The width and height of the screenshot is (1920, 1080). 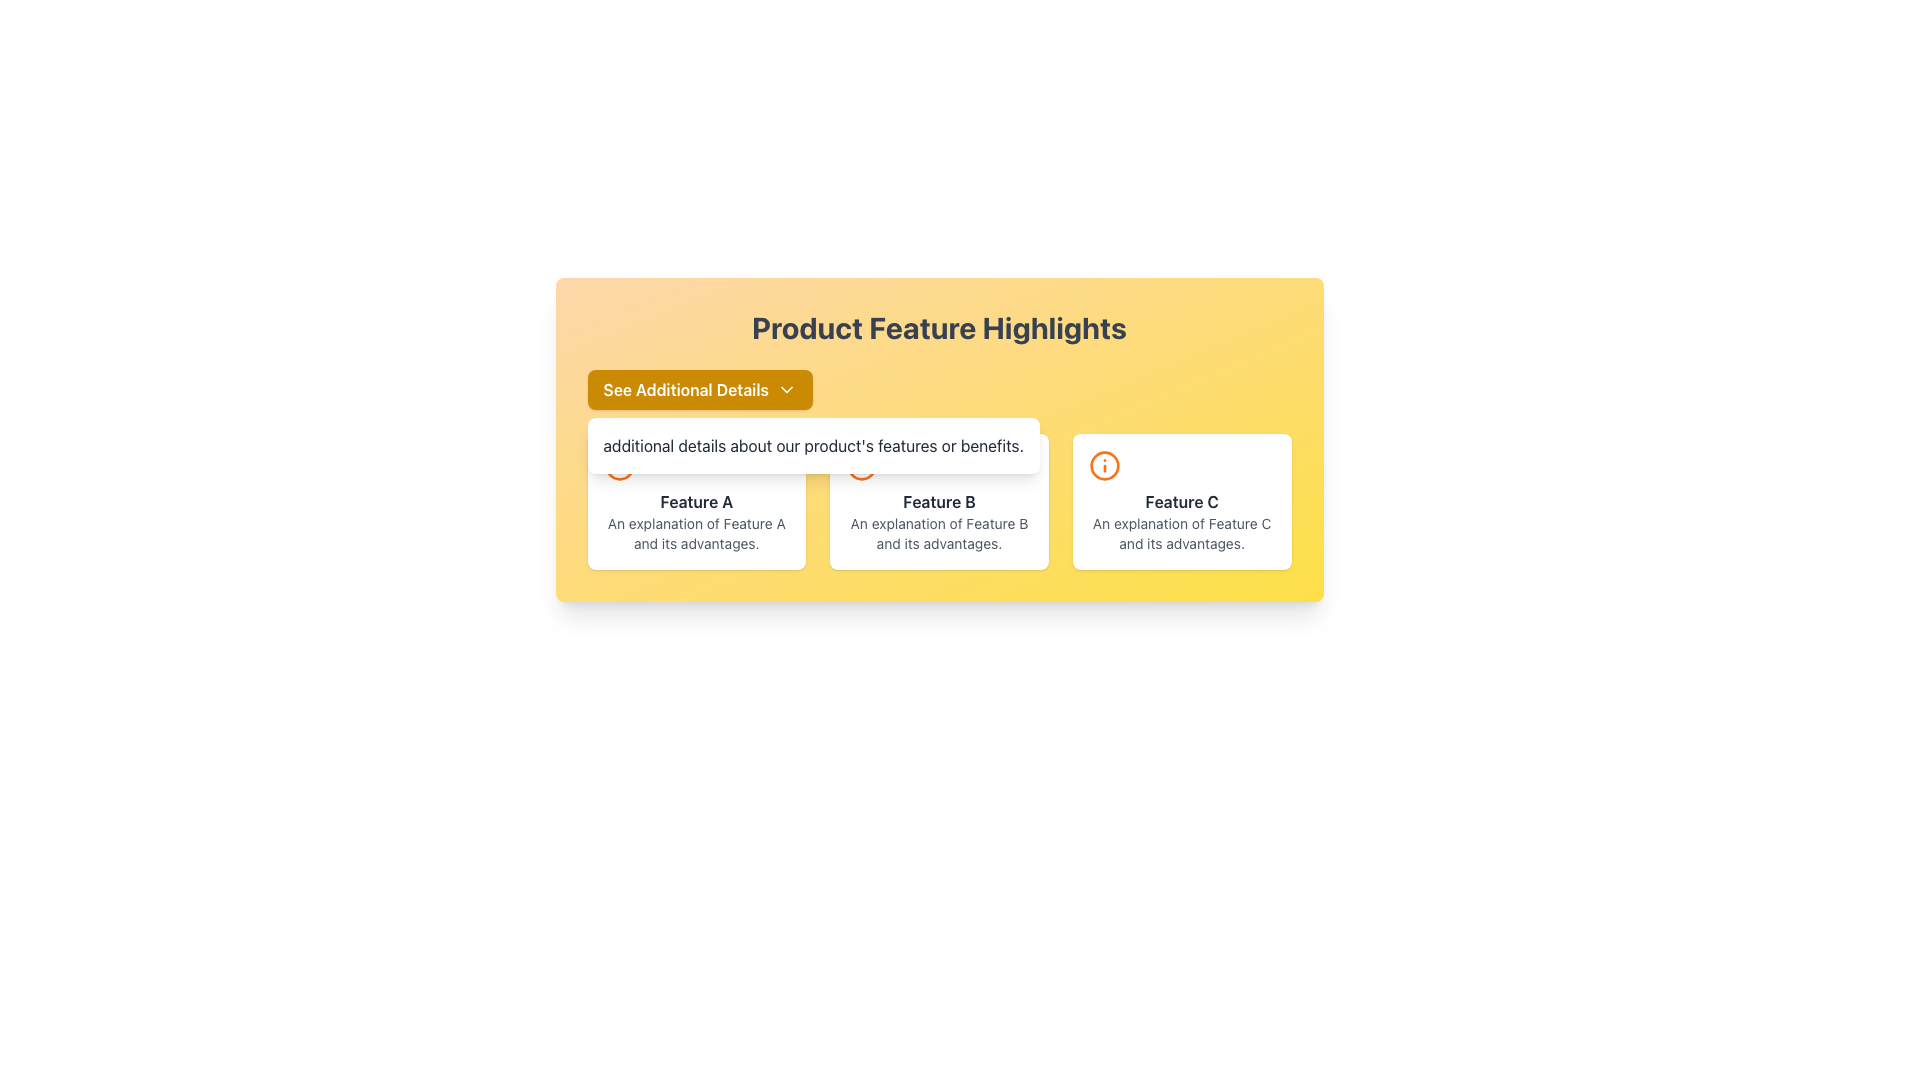 What do you see at coordinates (696, 500) in the screenshot?
I see `text from the first feature title in the 'Product Feature Highlights' section, which is centrally aligned within the first feature's card` at bounding box center [696, 500].